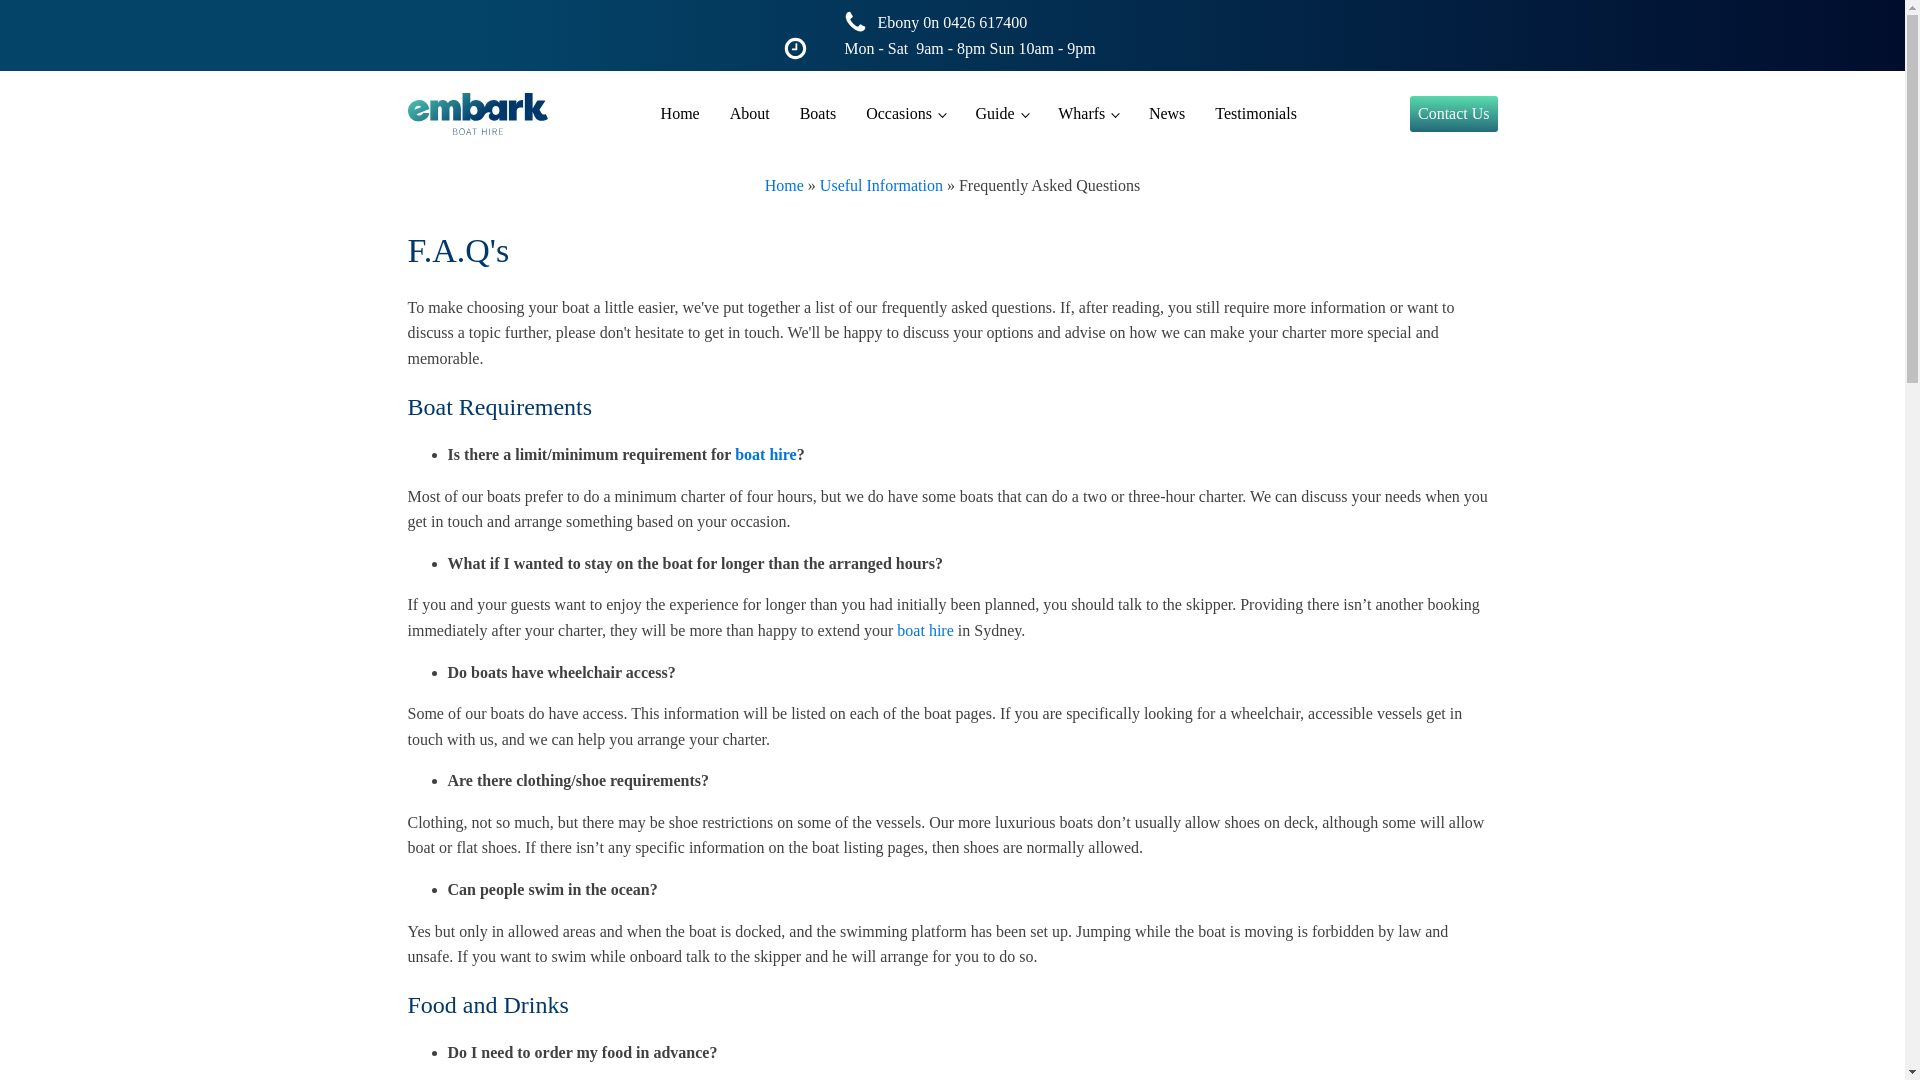 The image size is (1920, 1080). Describe the element at coordinates (1166, 114) in the screenshot. I see `'News'` at that location.